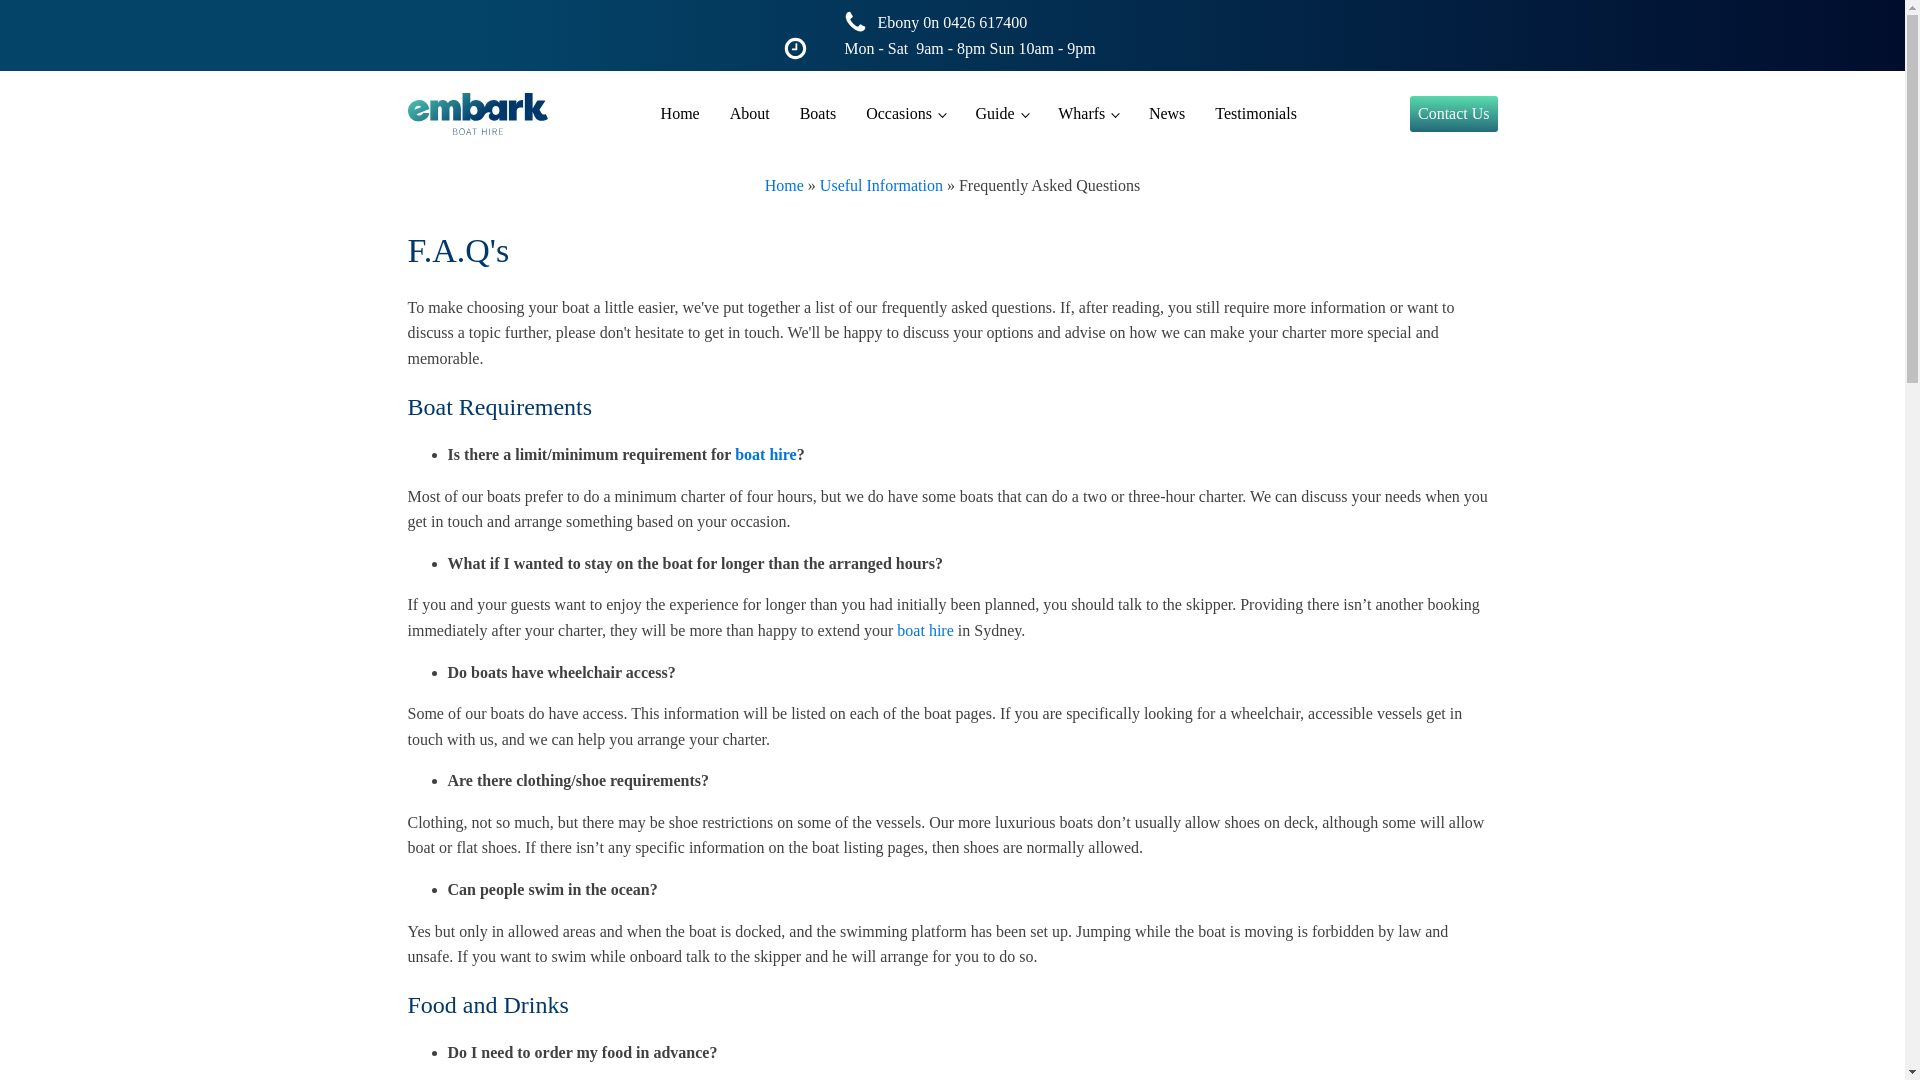 The image size is (1920, 1080). Describe the element at coordinates (1166, 114) in the screenshot. I see `'News'` at that location.